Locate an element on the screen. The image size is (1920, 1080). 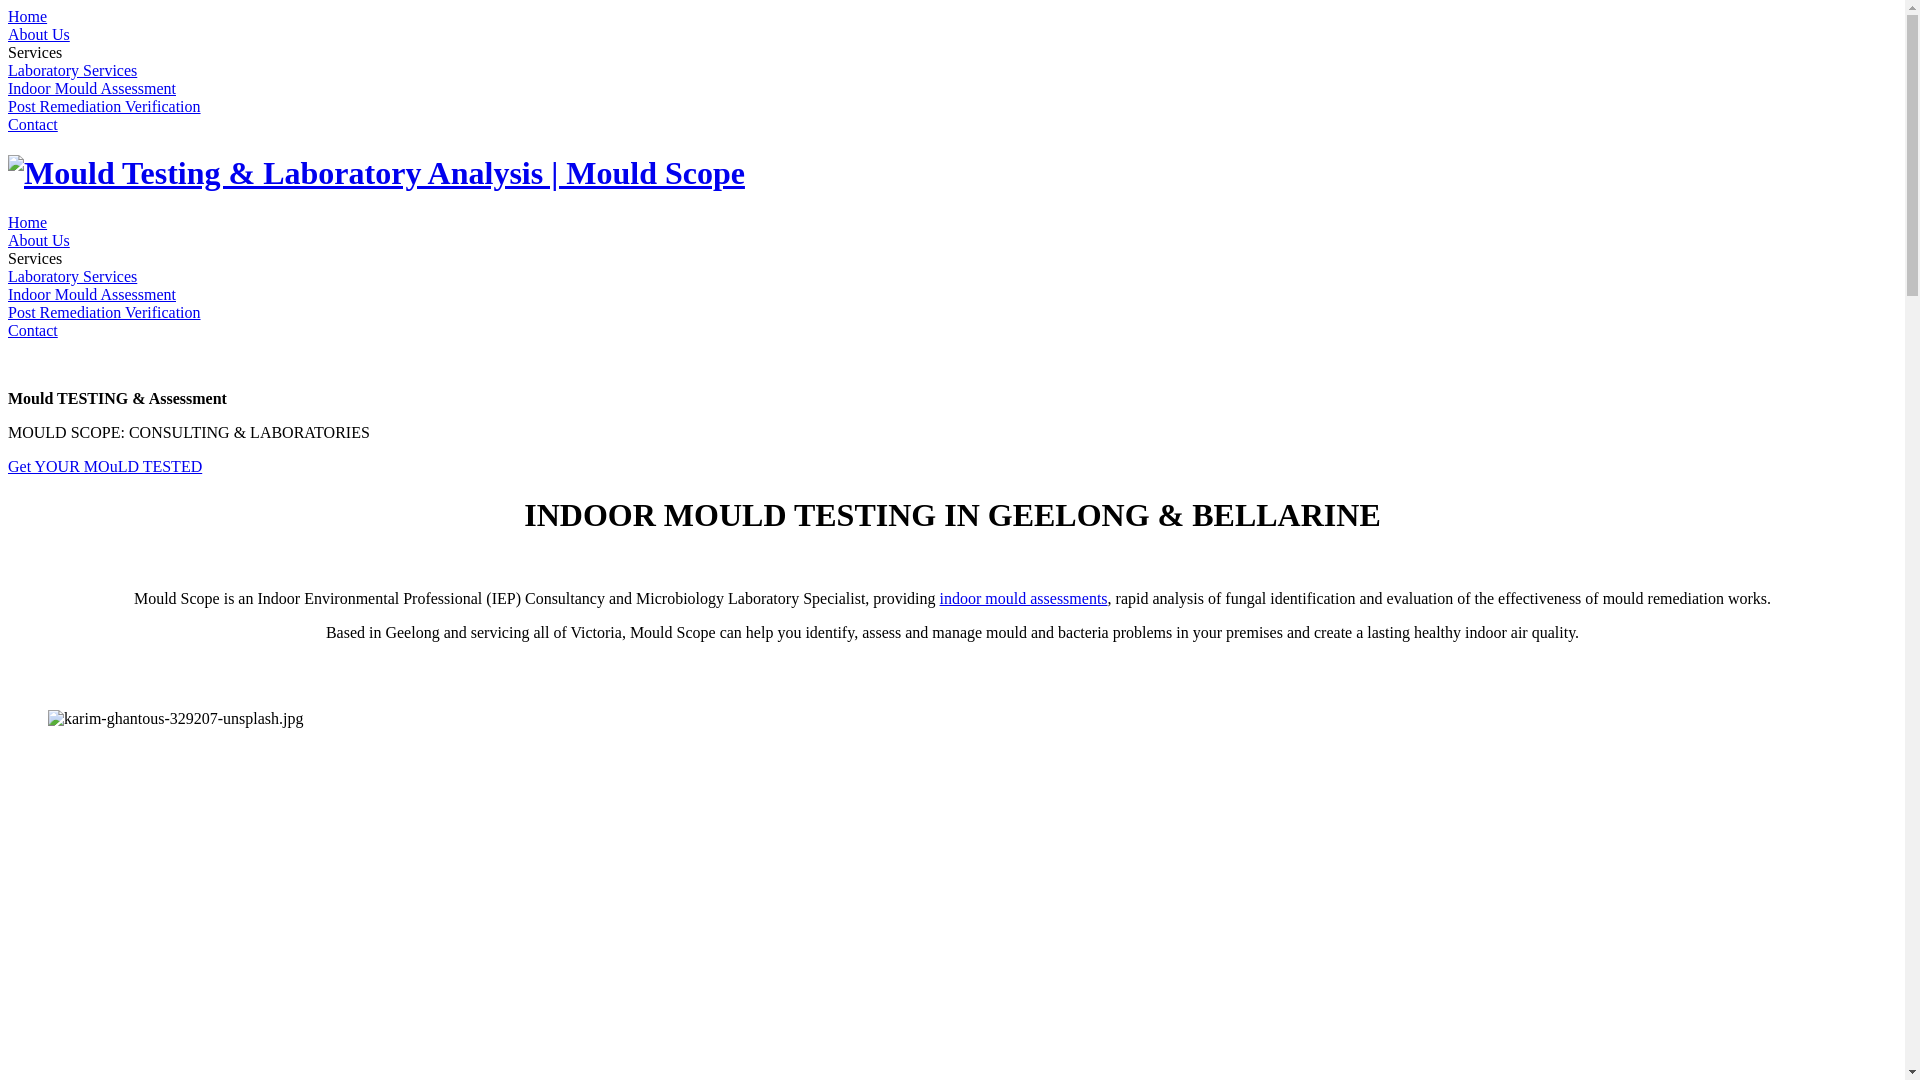
'Home' is located at coordinates (27, 16).